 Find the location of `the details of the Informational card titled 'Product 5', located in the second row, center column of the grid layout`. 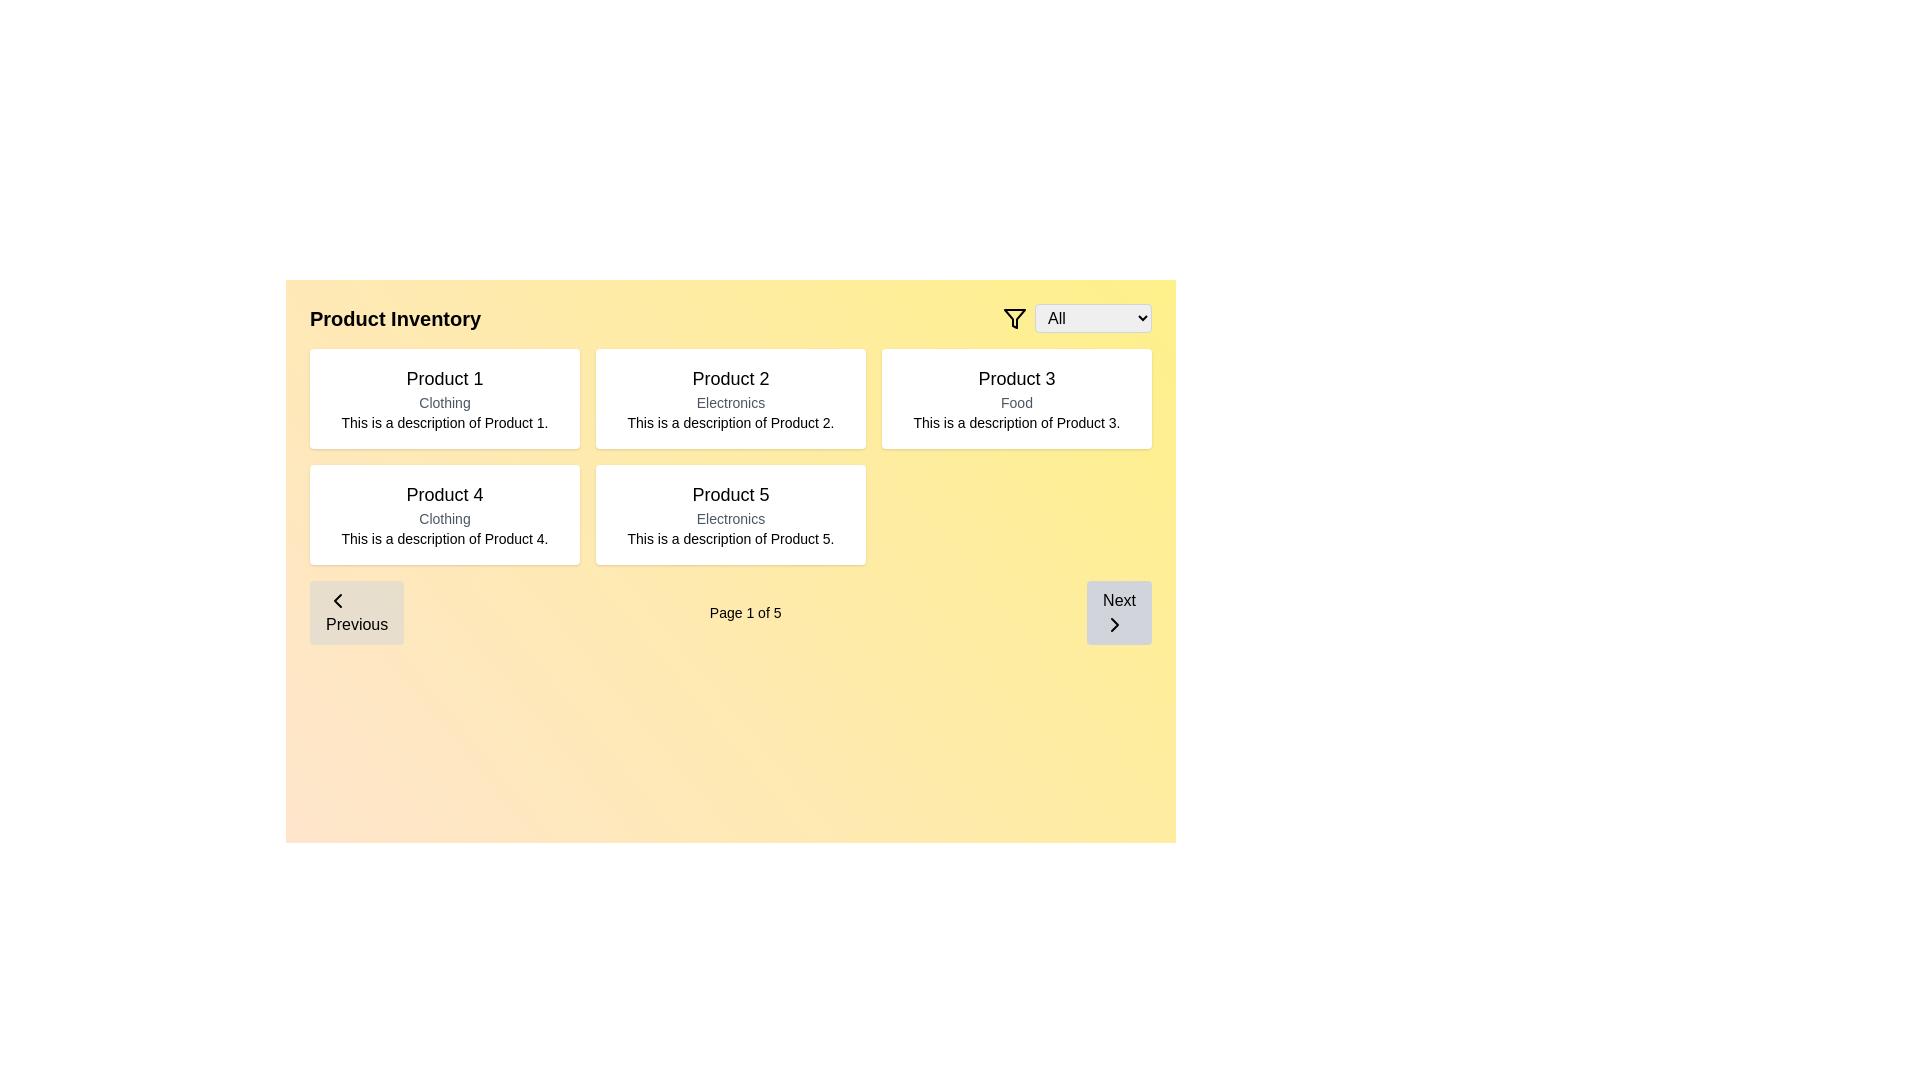

the details of the Informational card titled 'Product 5', located in the second row, center column of the grid layout is located at coordinates (729, 514).